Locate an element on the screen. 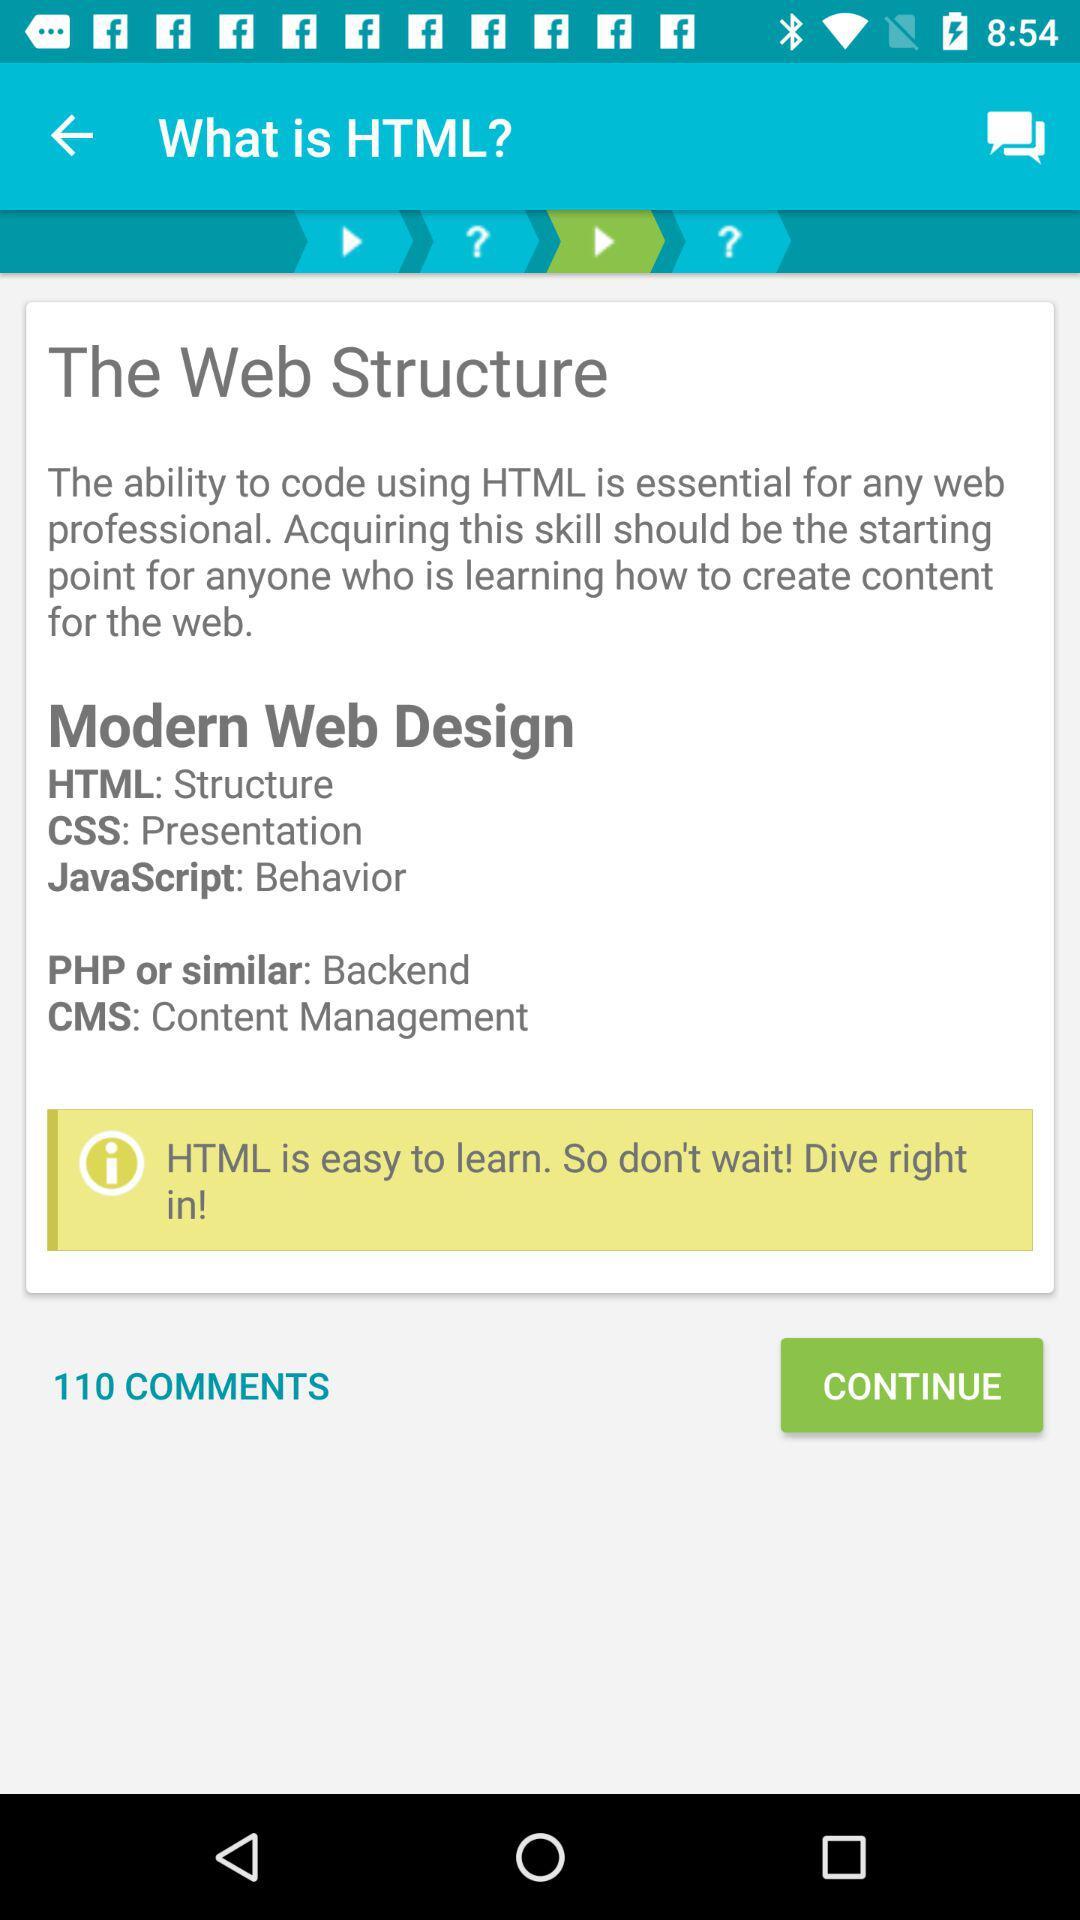 The image size is (1080, 1920). comment box which is on top right hand side below notification bar is located at coordinates (1017, 136).